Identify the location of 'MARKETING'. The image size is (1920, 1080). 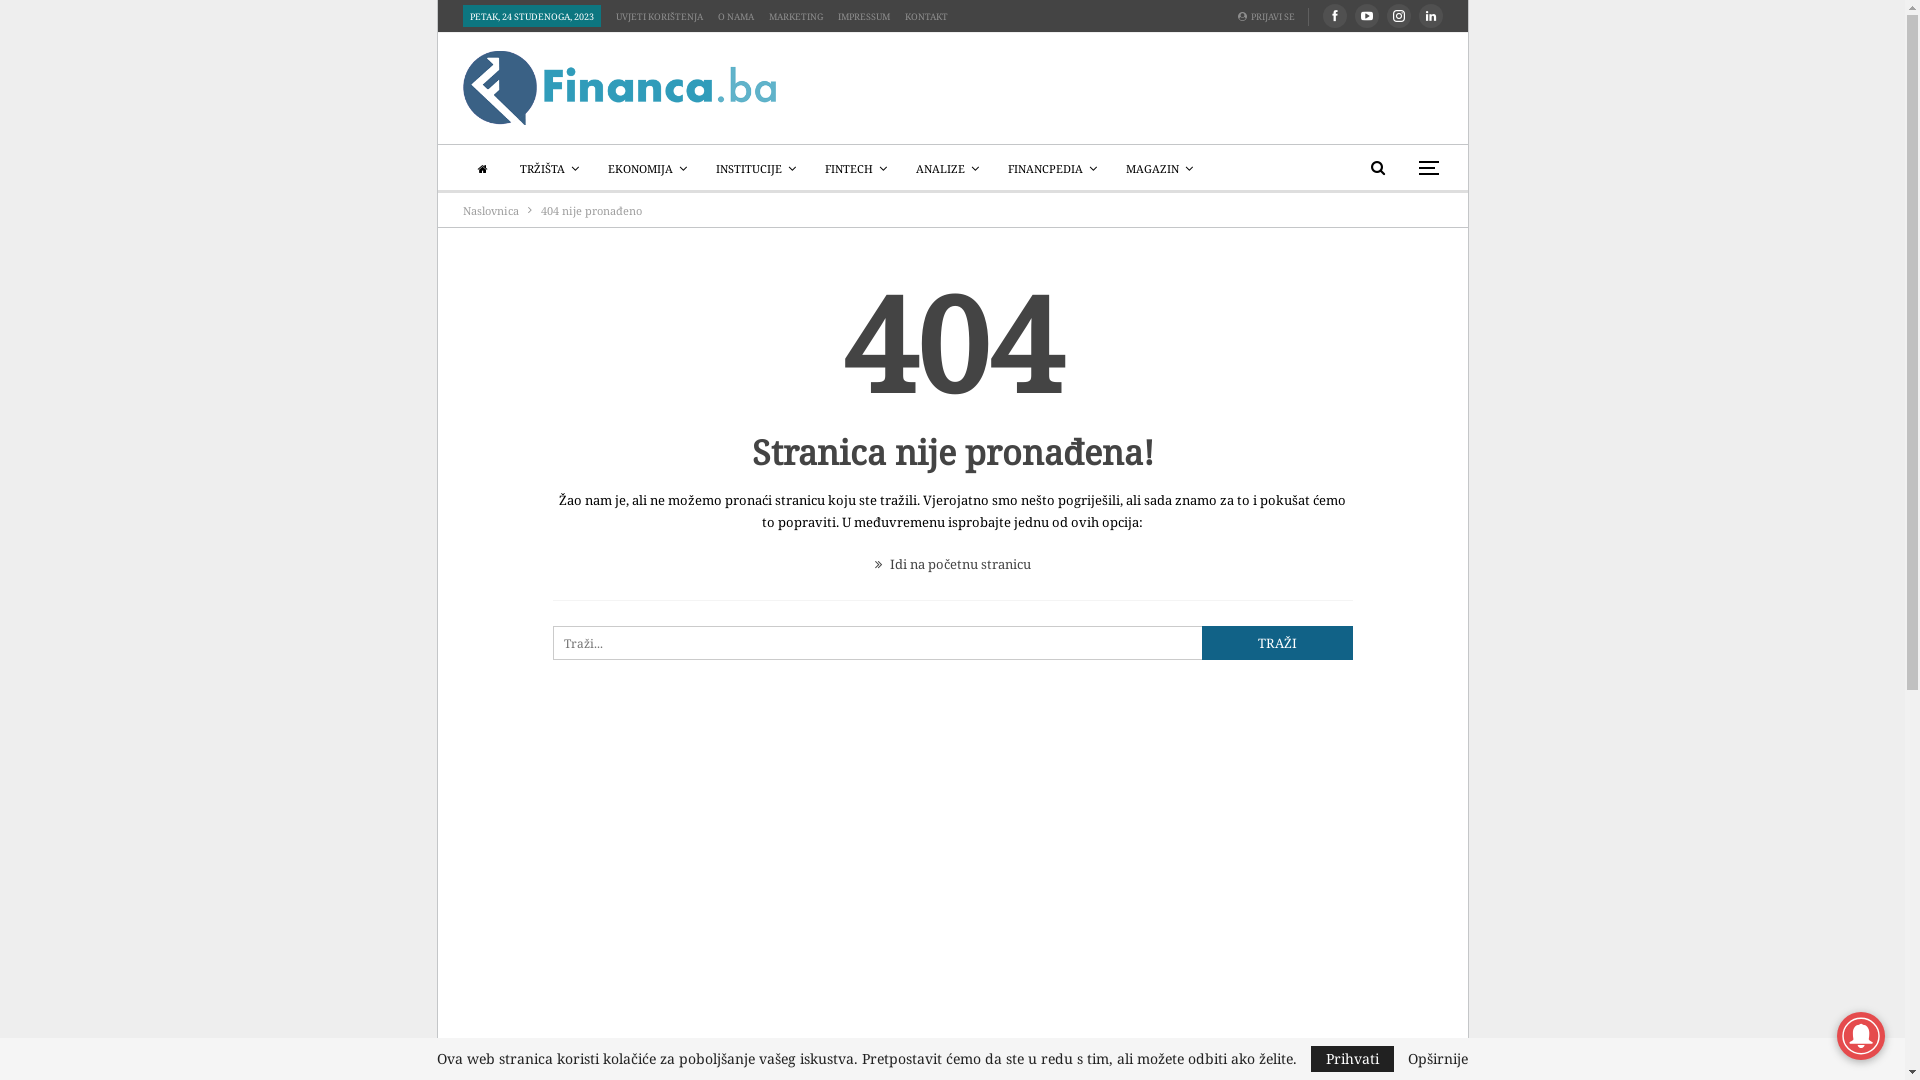
(767, 16).